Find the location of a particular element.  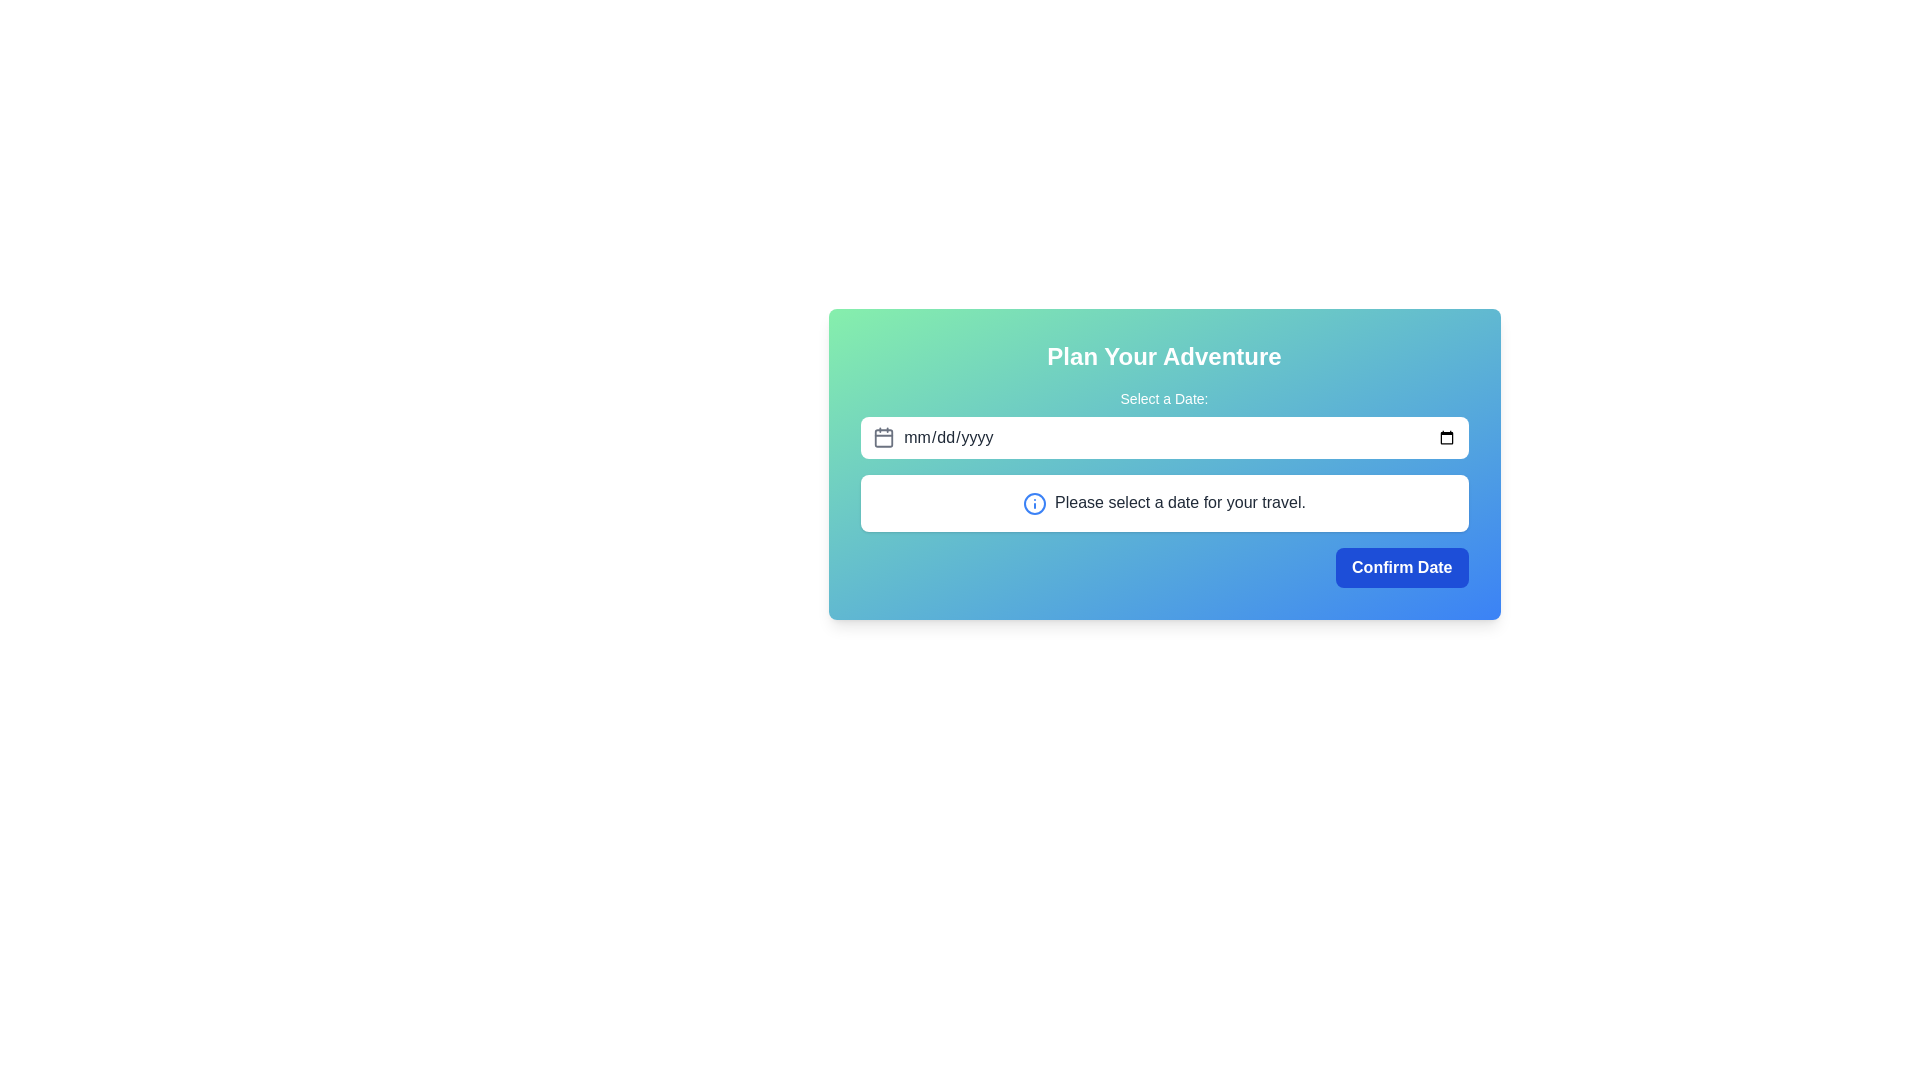

the circular information icon with a blue border located beside the text 'Please select a date for your travel.' is located at coordinates (1035, 502).